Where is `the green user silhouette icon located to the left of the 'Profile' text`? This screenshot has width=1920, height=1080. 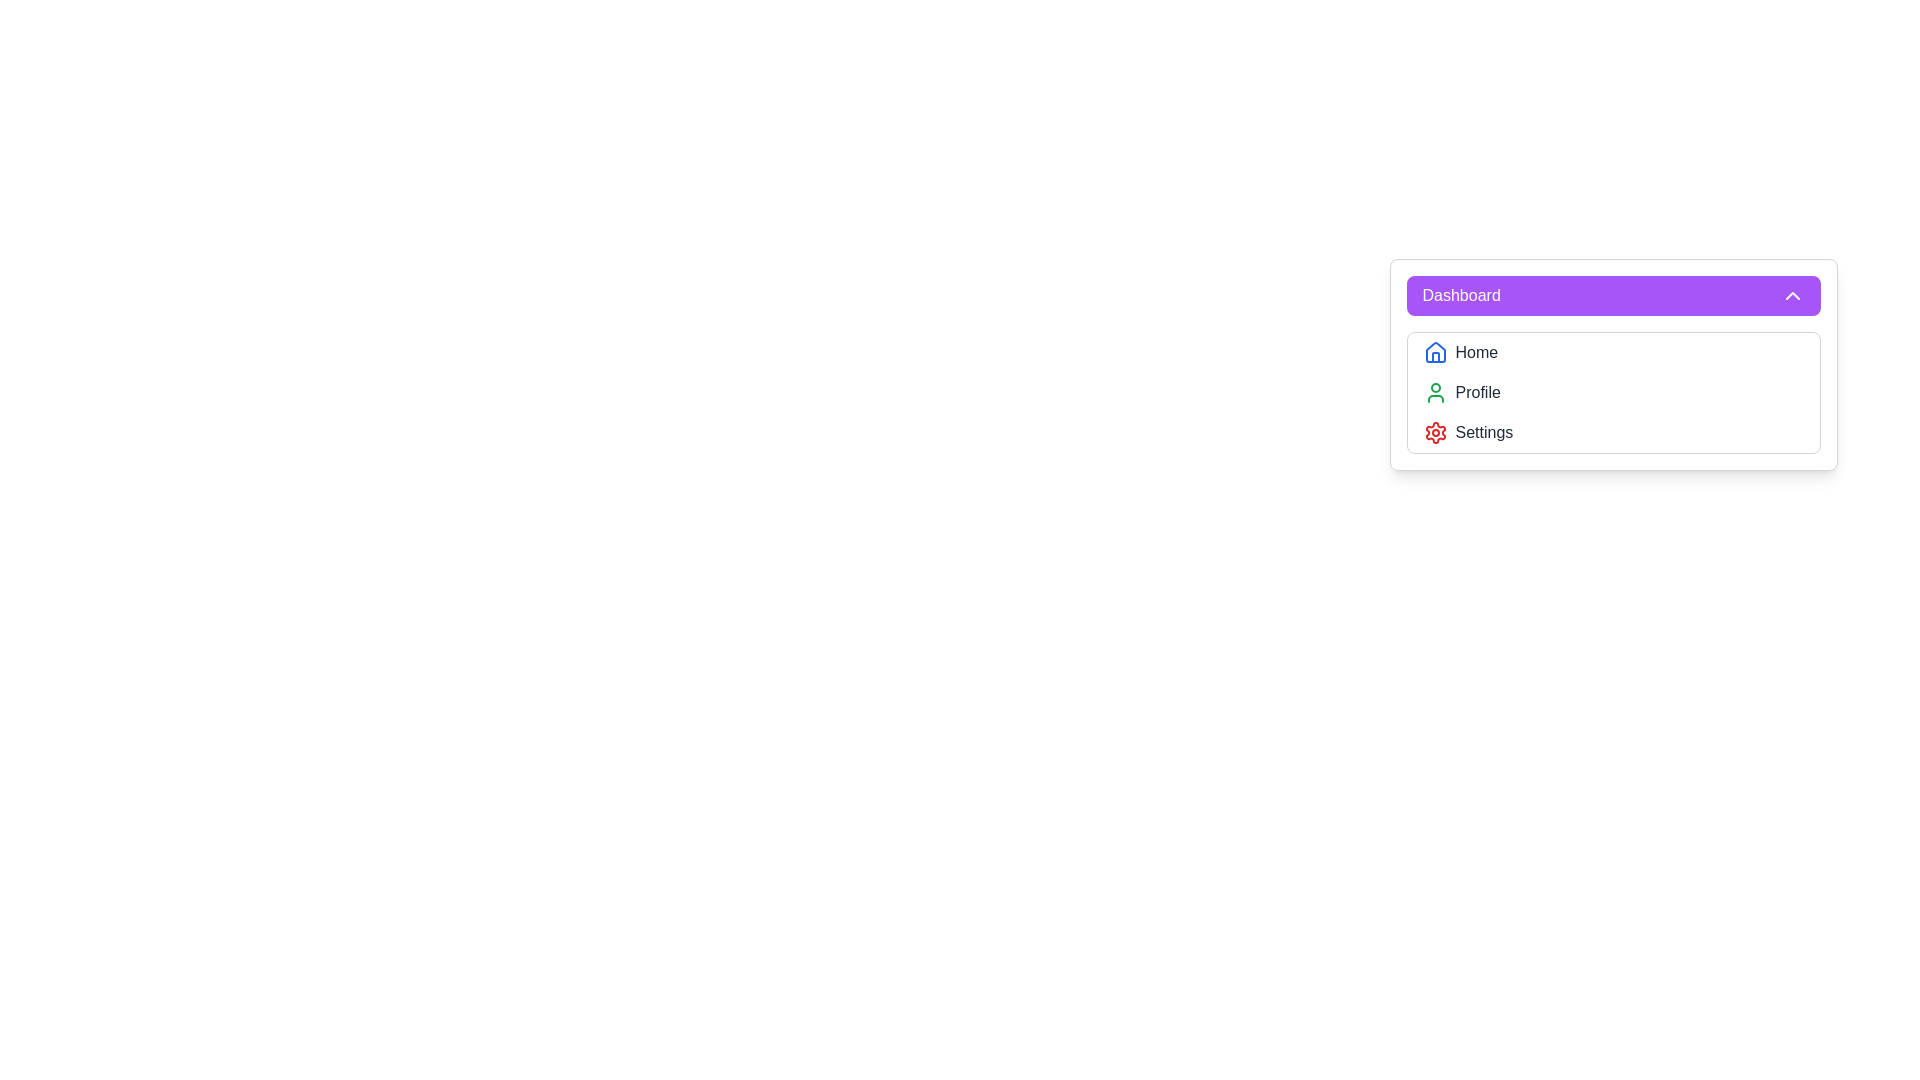 the green user silhouette icon located to the left of the 'Profile' text is located at coordinates (1434, 393).